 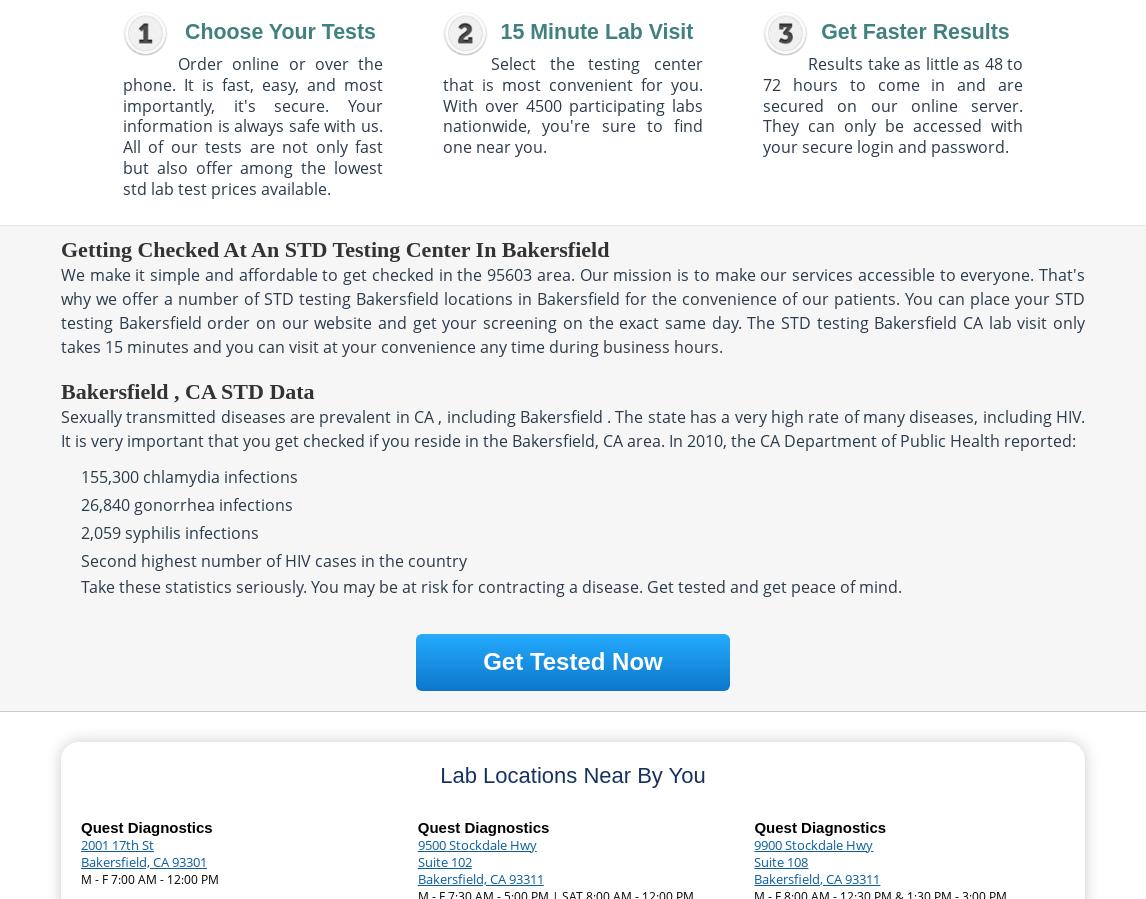 What do you see at coordinates (571, 774) in the screenshot?
I see `'Lab Locations Near By You'` at bounding box center [571, 774].